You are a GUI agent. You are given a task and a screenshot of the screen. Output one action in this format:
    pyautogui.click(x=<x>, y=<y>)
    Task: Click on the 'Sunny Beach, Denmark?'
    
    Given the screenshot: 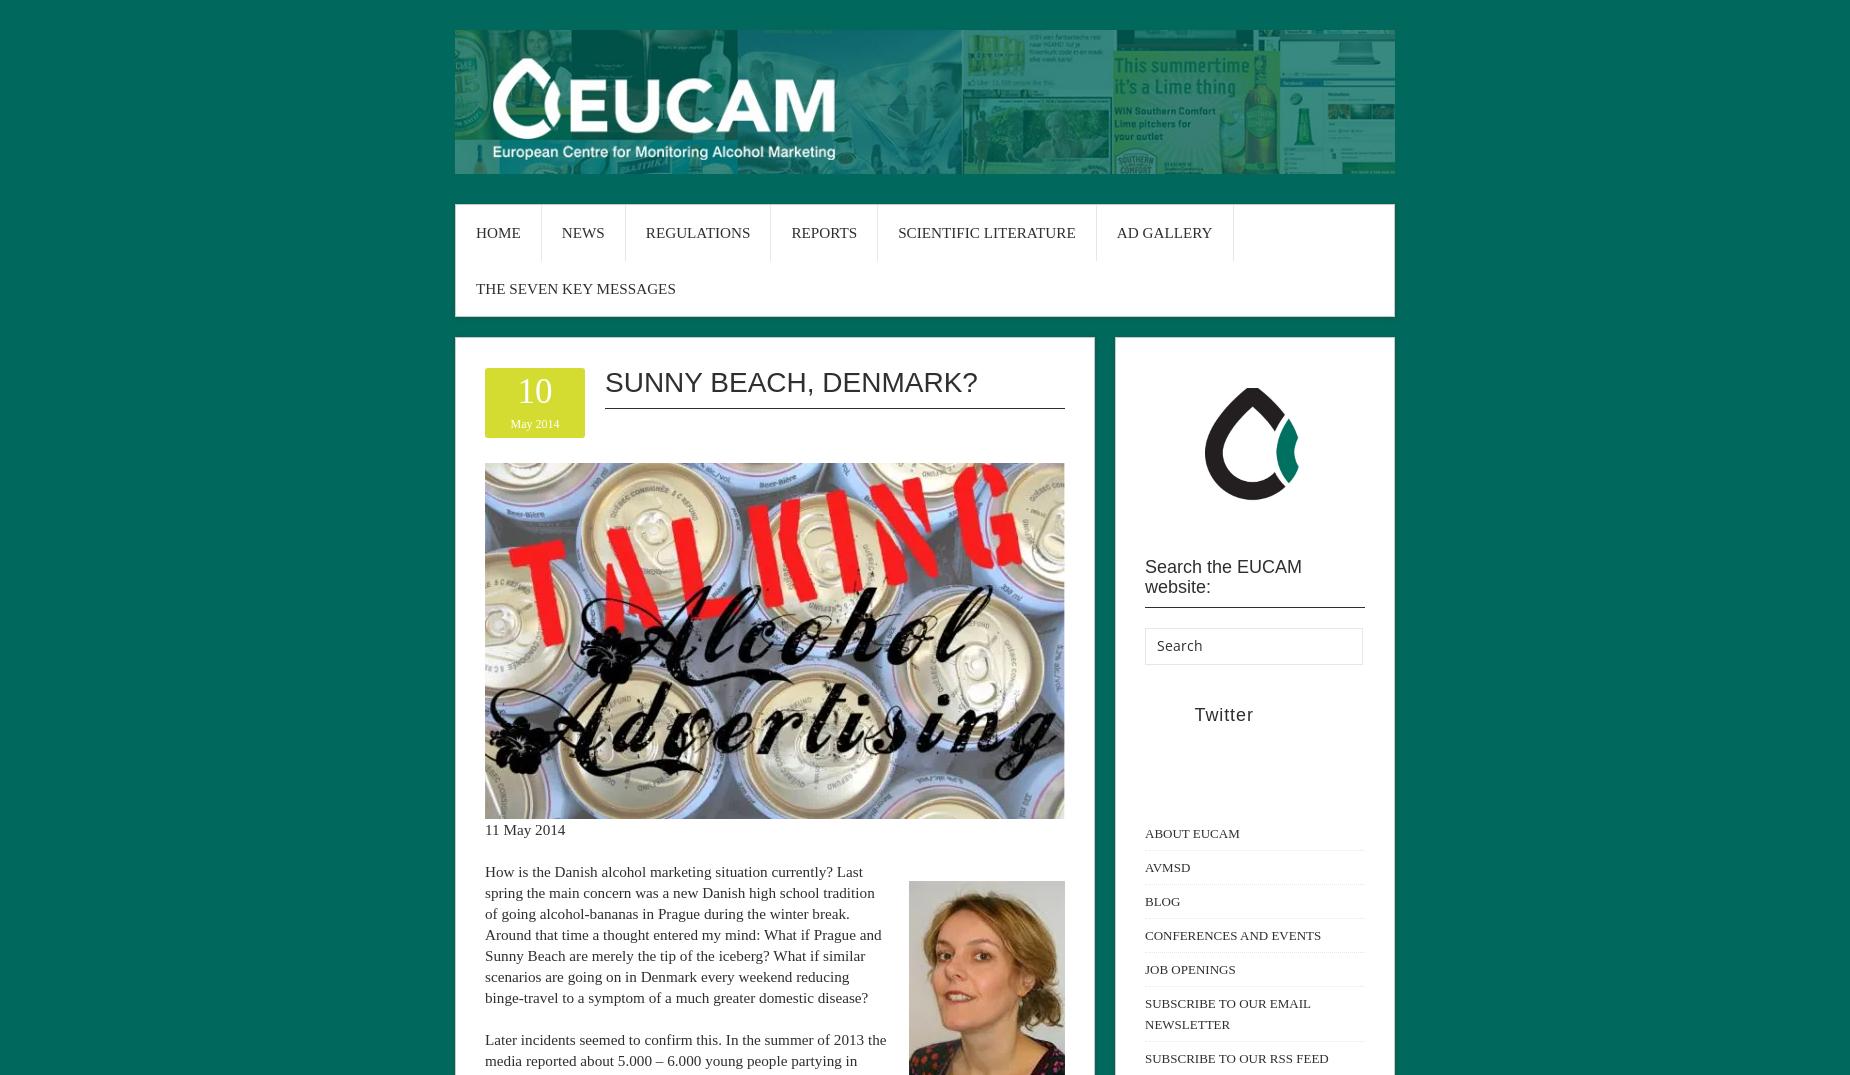 What is the action you would take?
    pyautogui.click(x=604, y=381)
    